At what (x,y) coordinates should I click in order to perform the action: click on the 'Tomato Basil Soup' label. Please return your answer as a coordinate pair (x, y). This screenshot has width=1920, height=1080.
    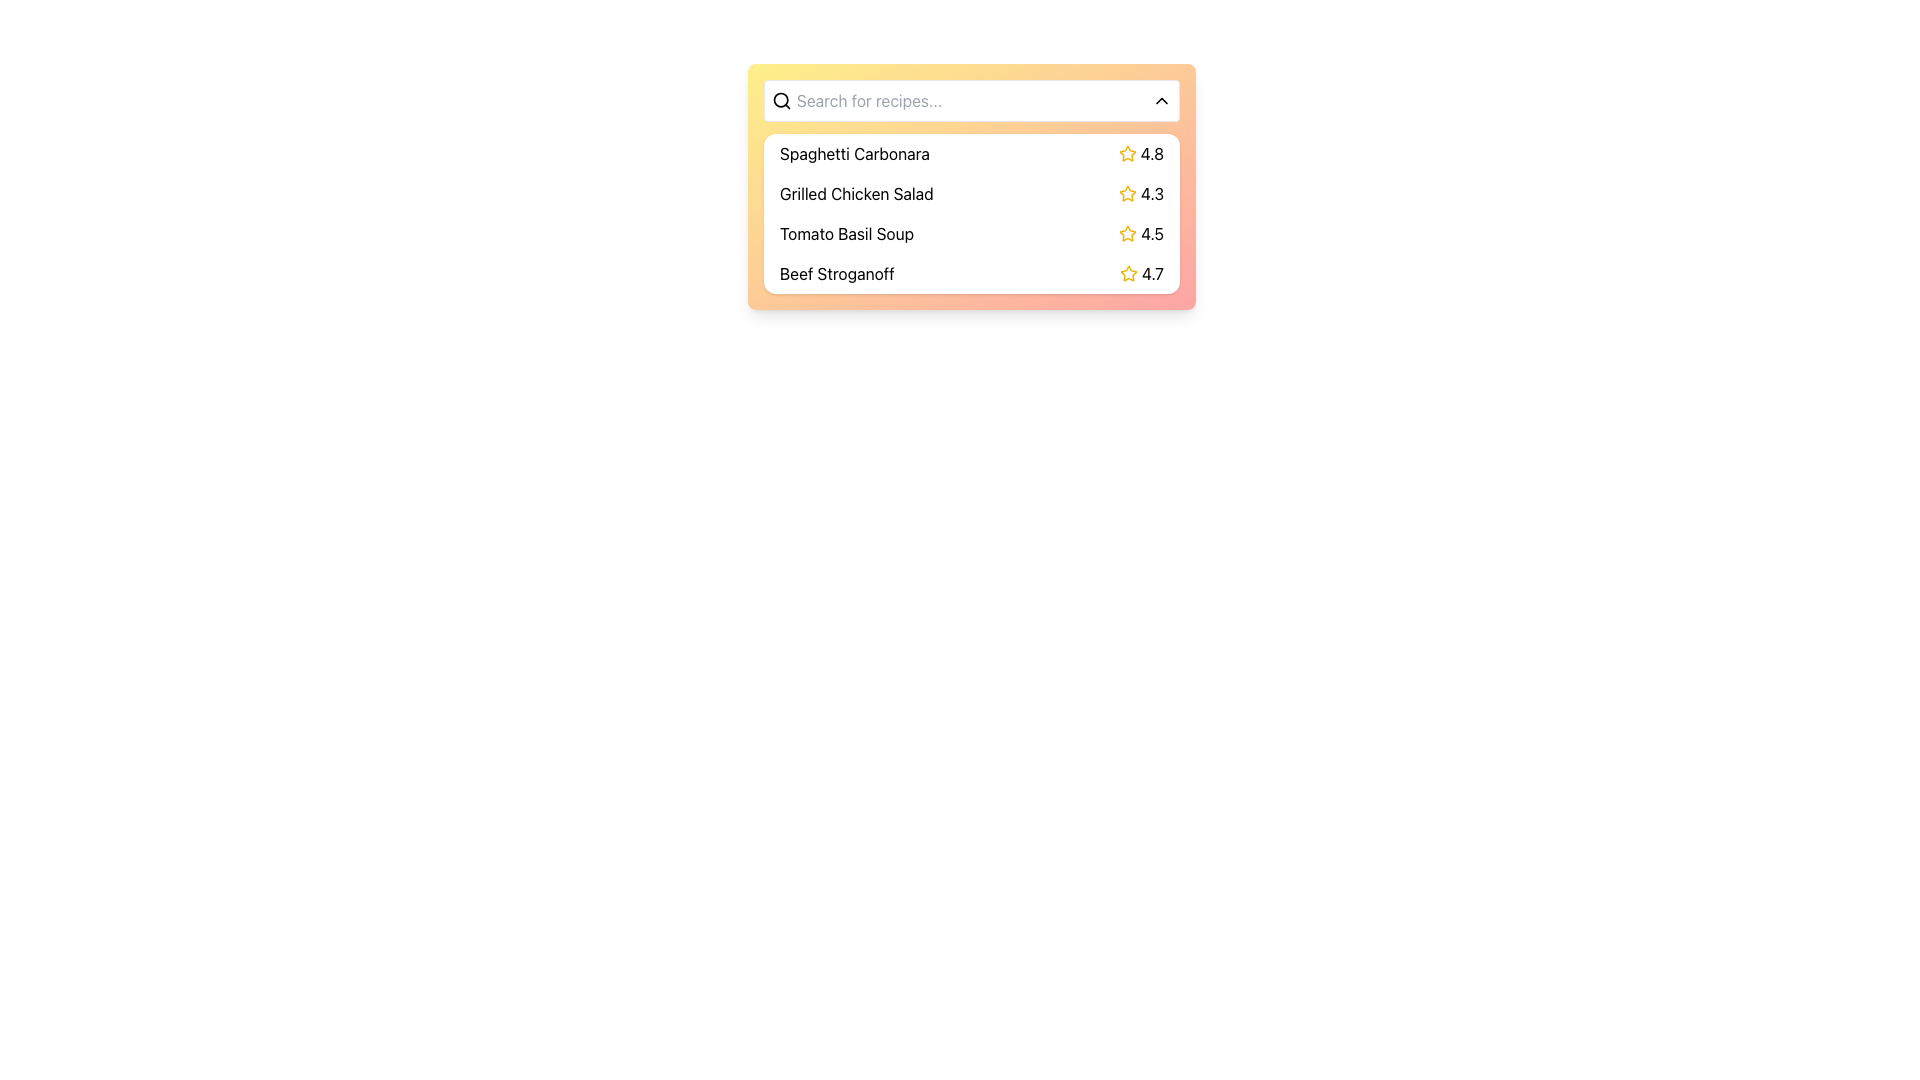
    Looking at the image, I should click on (847, 233).